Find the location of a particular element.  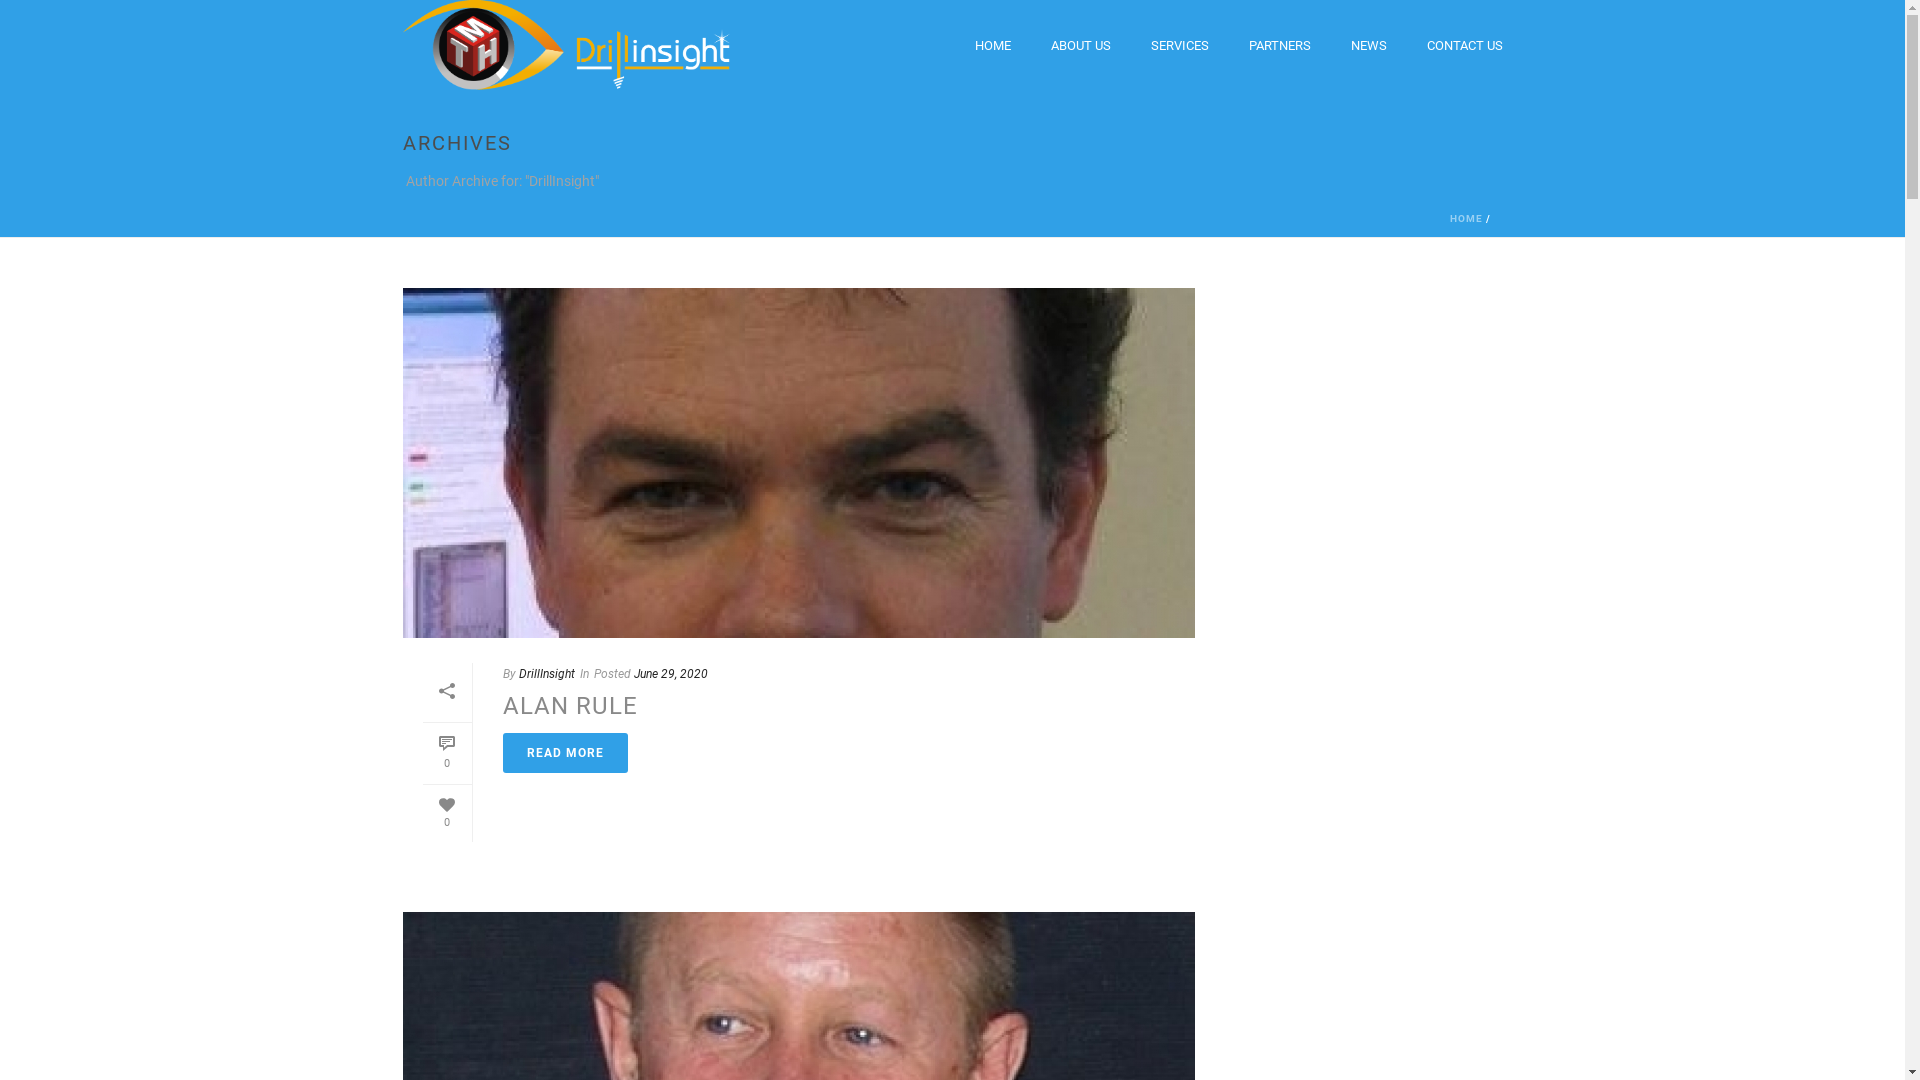

'HOME' is located at coordinates (1466, 218).